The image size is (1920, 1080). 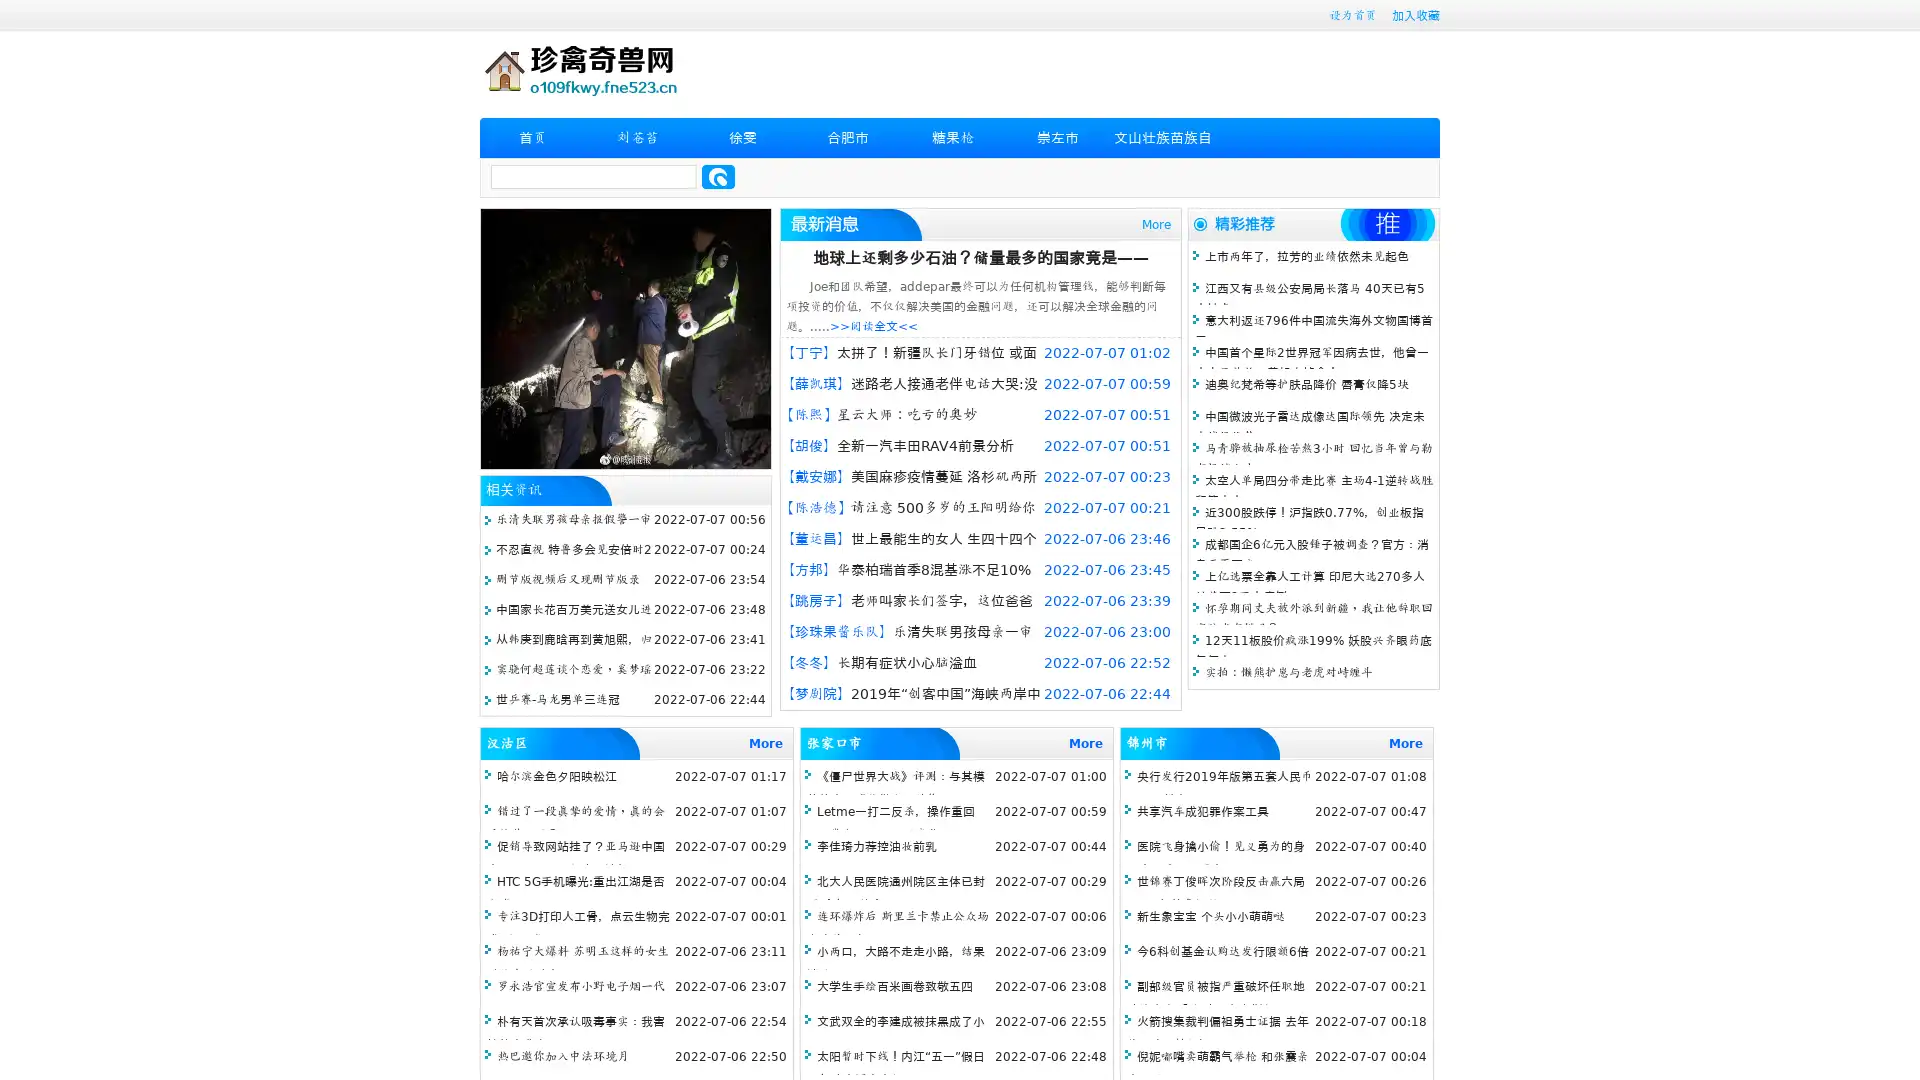 I want to click on Search, so click(x=718, y=176).